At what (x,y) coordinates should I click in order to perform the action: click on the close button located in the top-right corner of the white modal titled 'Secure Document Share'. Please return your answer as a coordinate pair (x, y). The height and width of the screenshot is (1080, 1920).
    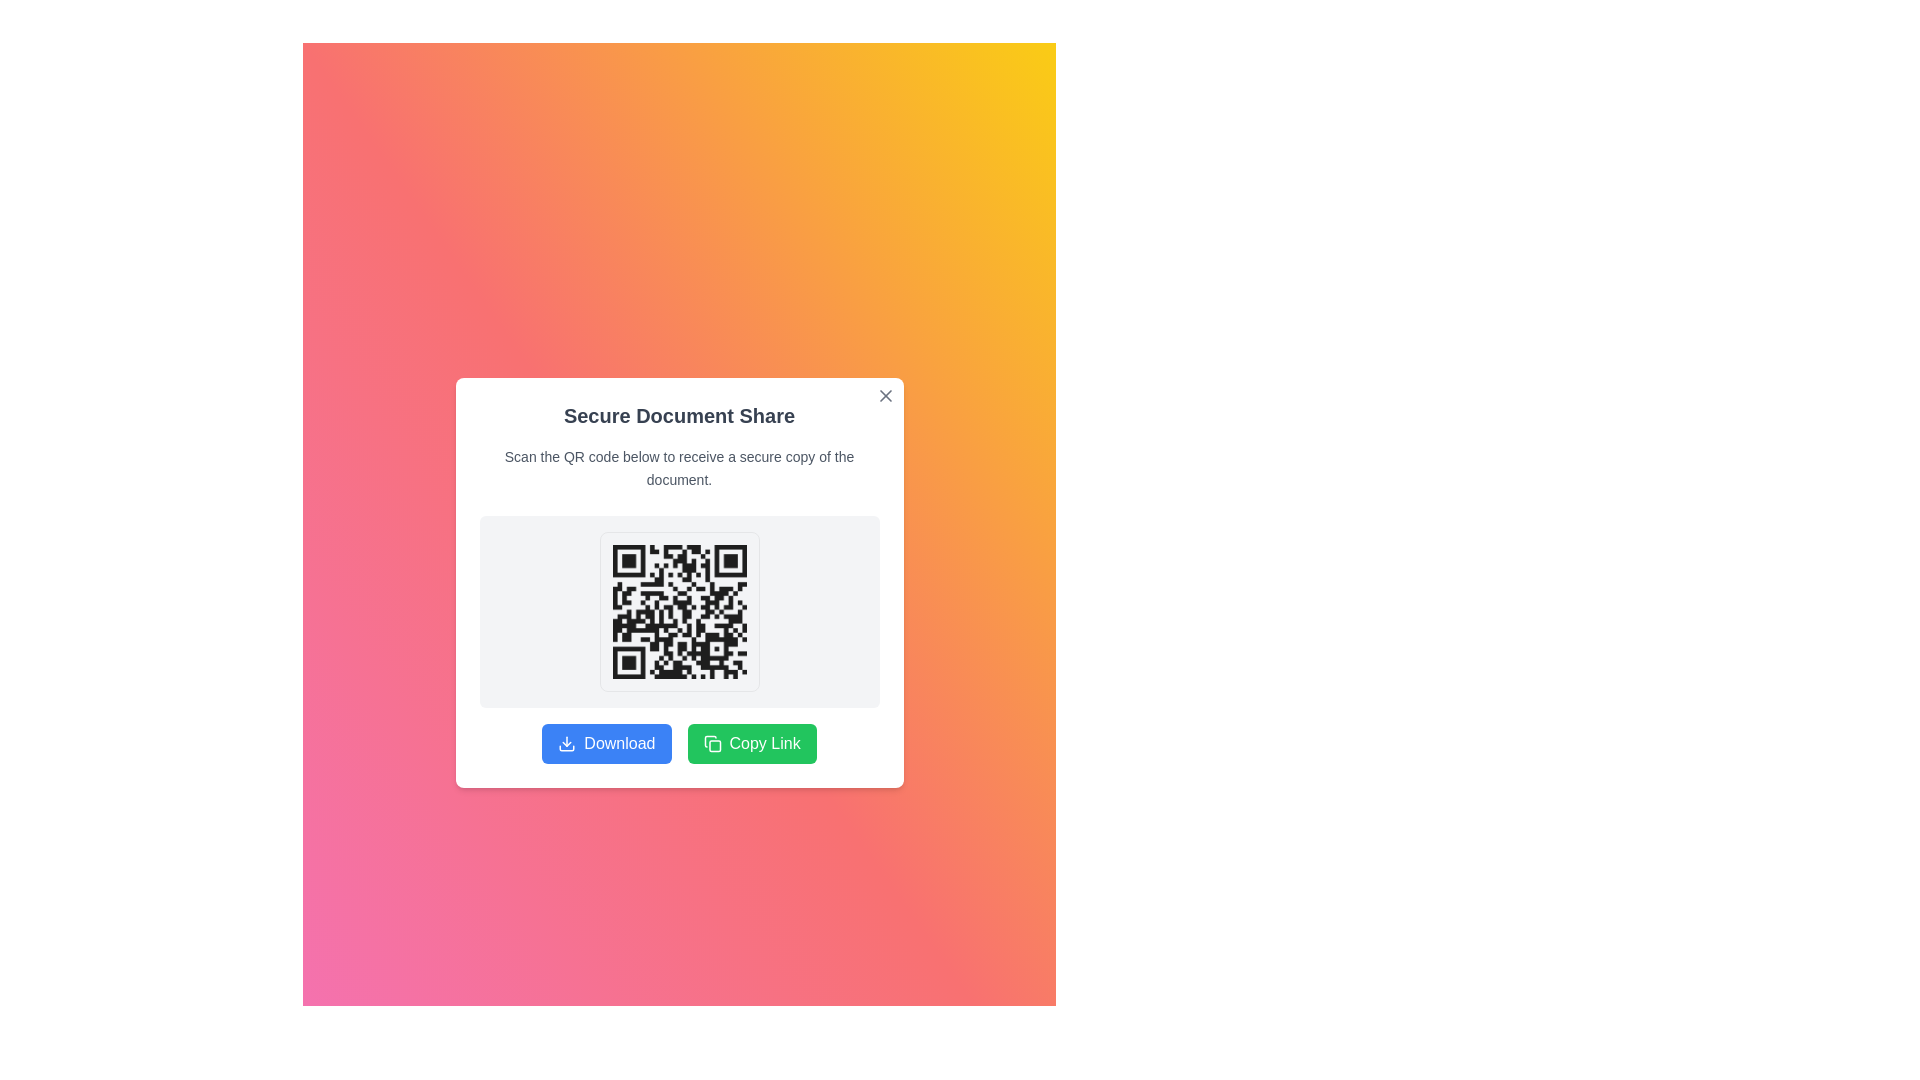
    Looking at the image, I should click on (884, 396).